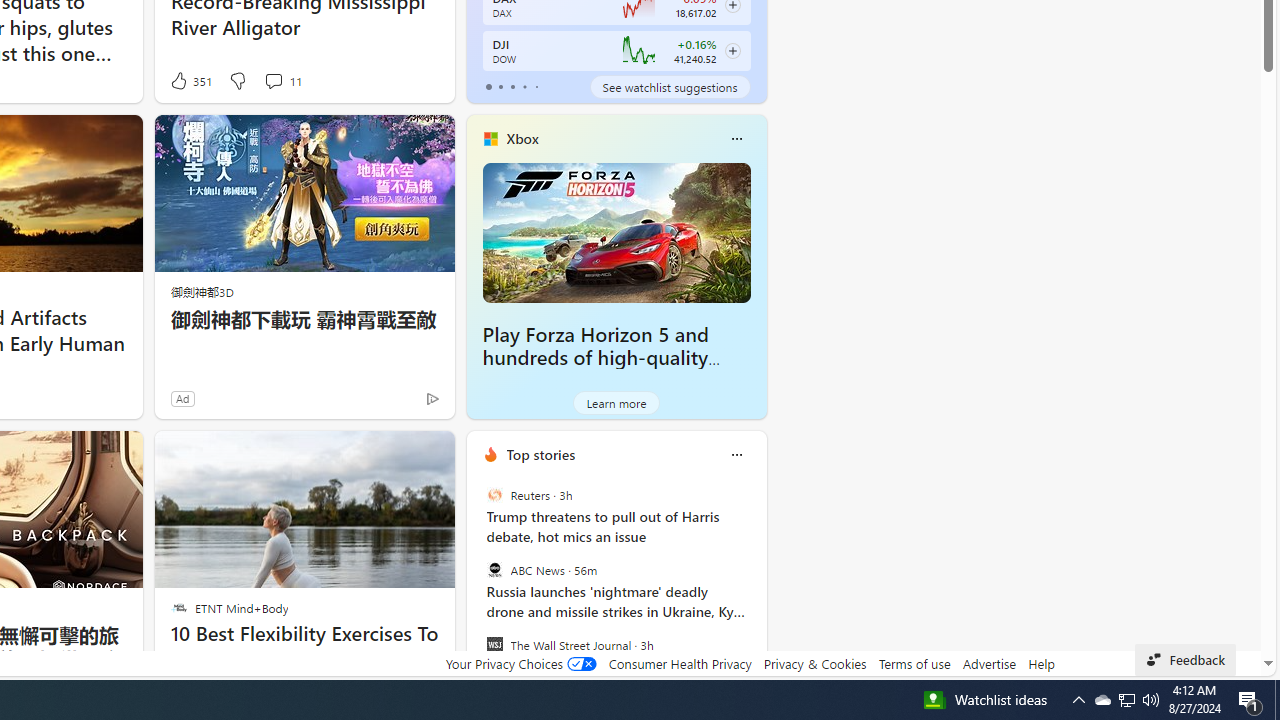  I want to click on 'See watchlist suggestions', so click(670, 86).